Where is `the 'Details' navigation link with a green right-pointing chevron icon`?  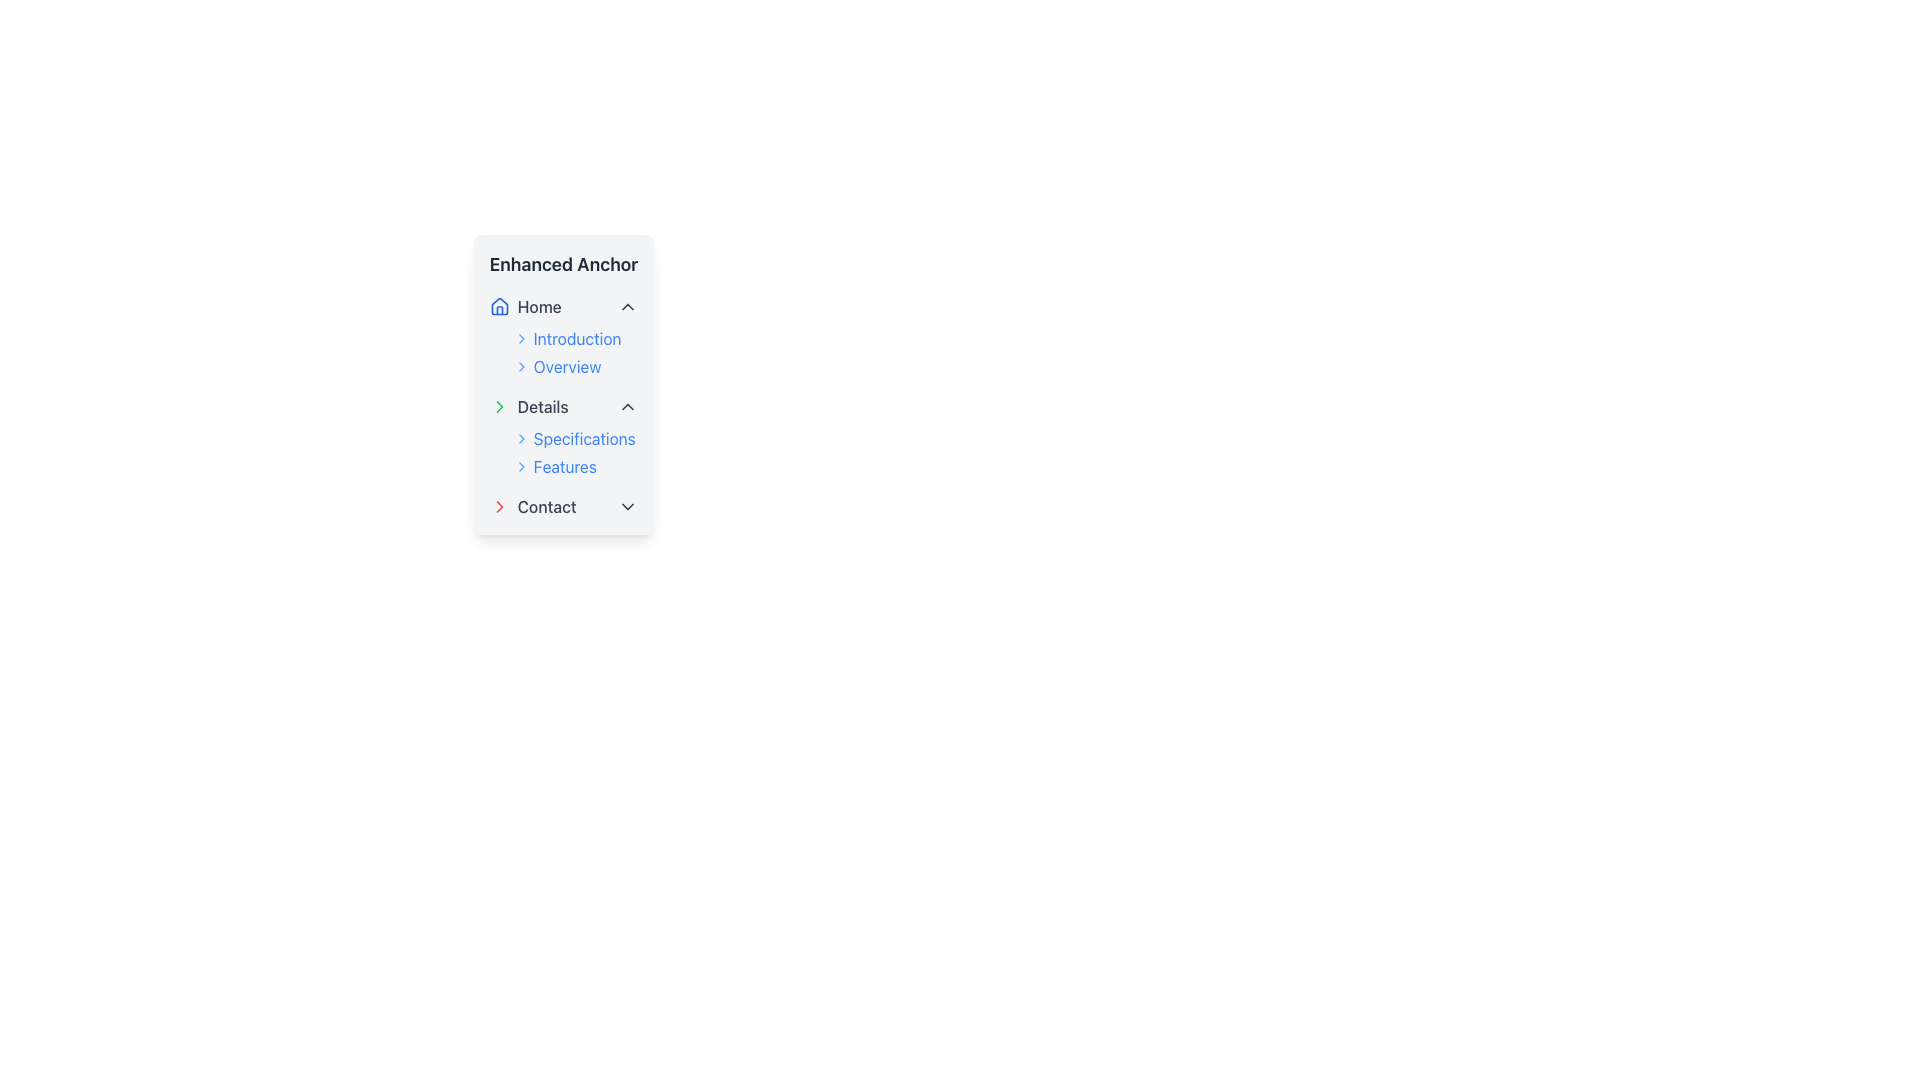
the 'Details' navigation link with a green right-pointing chevron icon is located at coordinates (528, 406).